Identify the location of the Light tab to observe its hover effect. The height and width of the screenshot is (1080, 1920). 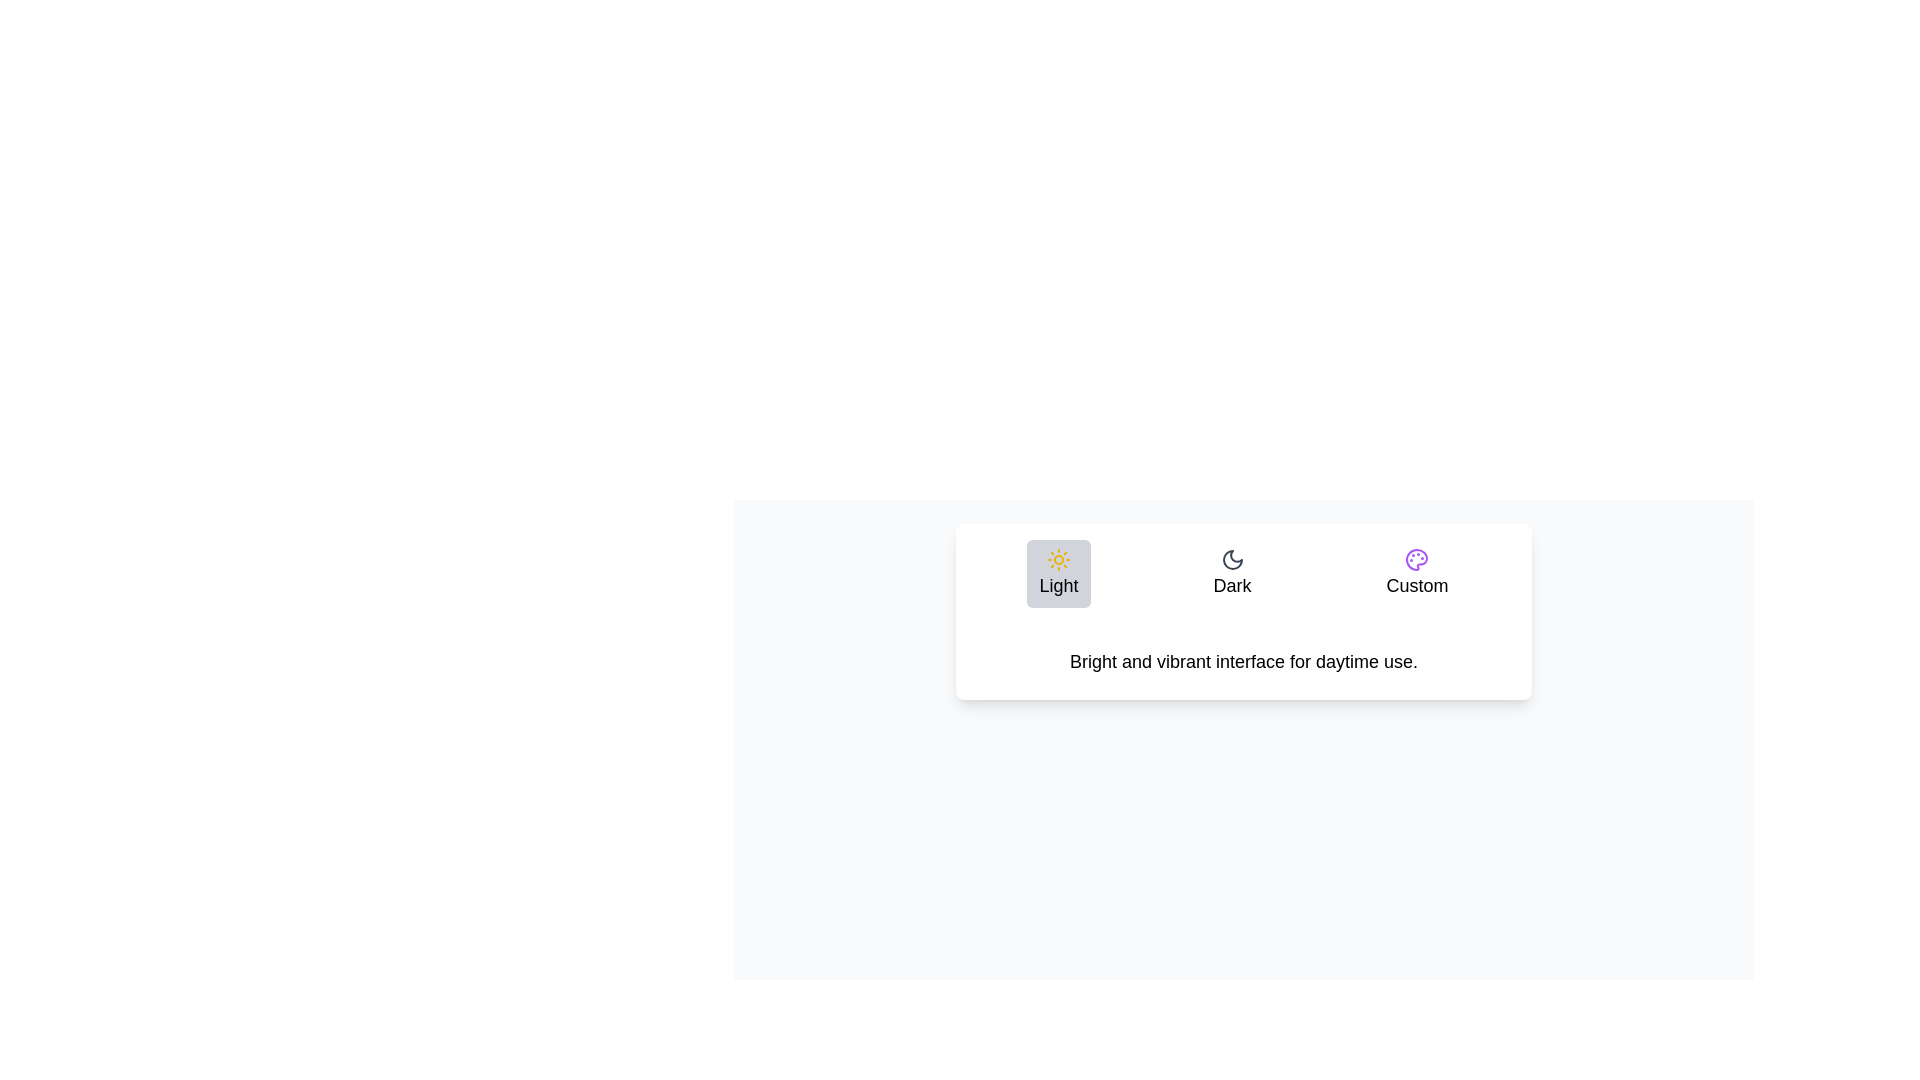
(1058, 574).